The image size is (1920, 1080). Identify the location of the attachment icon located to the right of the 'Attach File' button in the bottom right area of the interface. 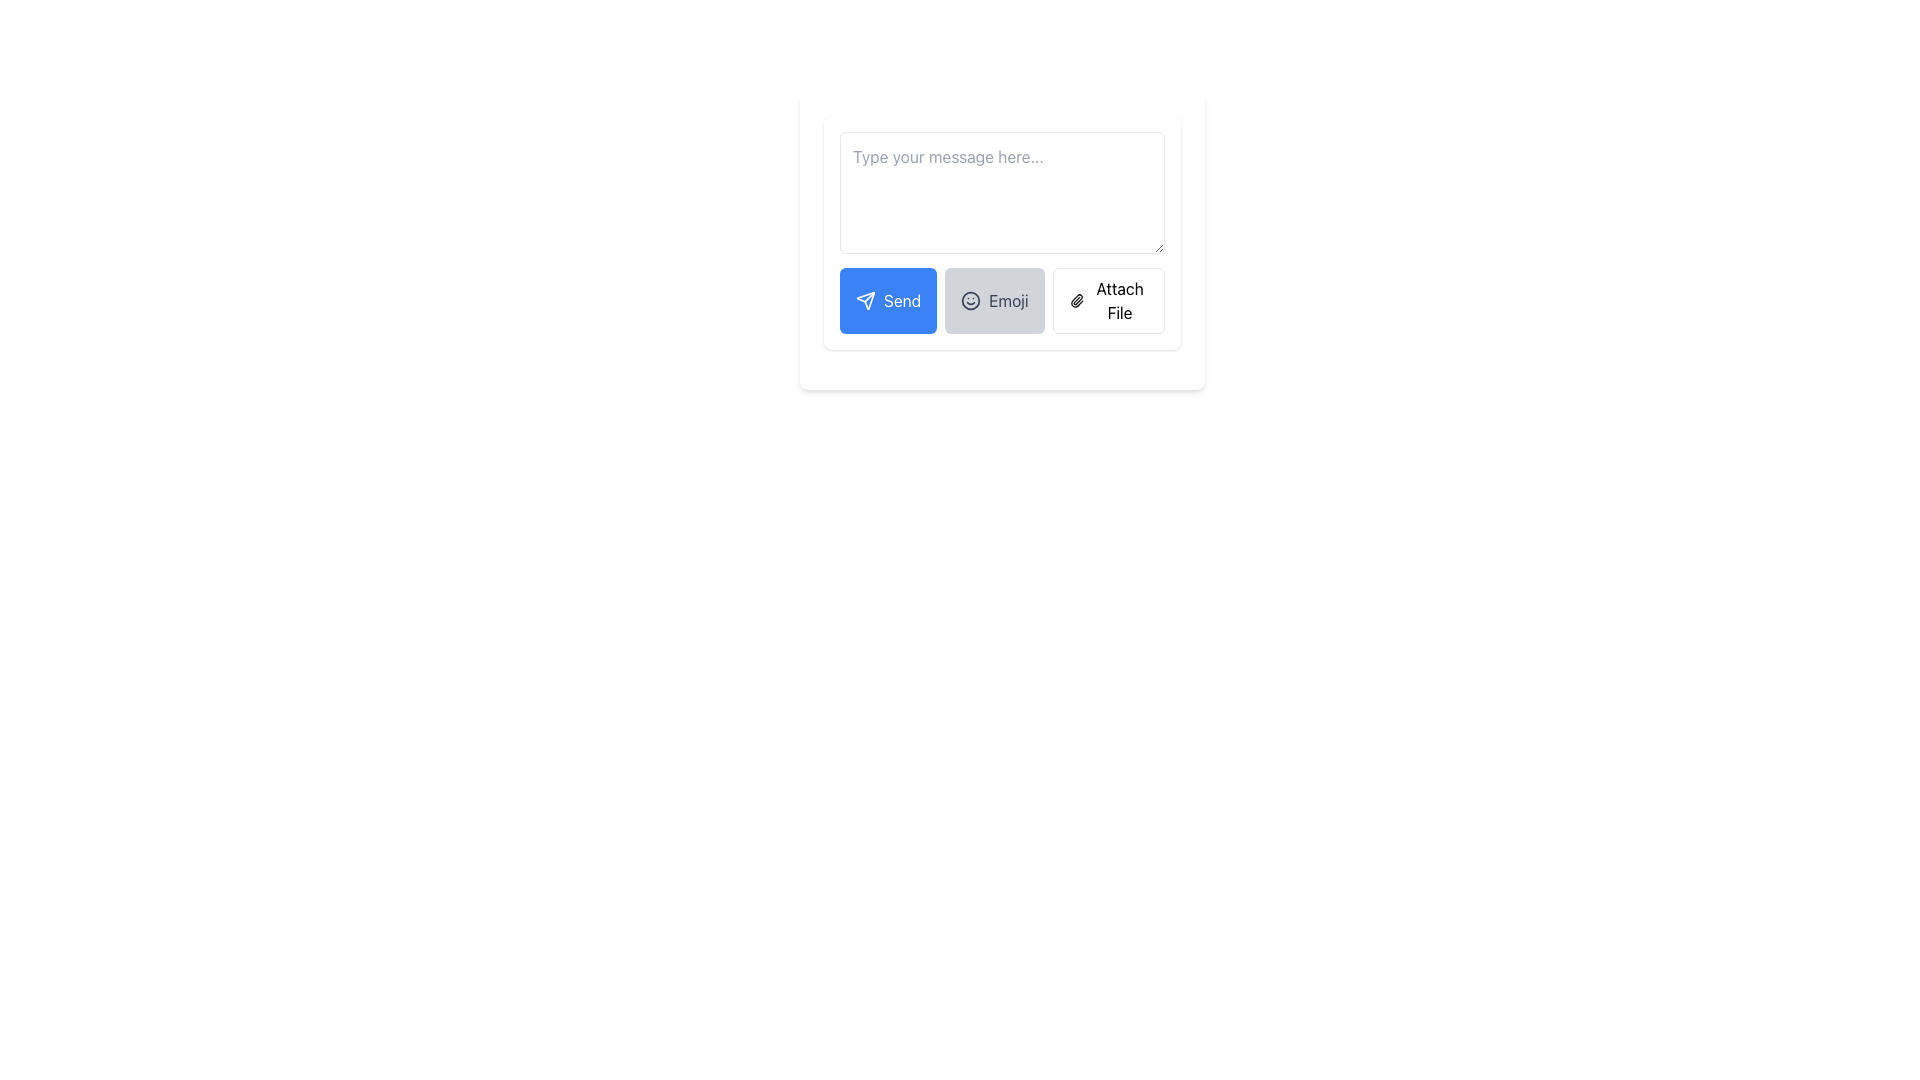
(1075, 300).